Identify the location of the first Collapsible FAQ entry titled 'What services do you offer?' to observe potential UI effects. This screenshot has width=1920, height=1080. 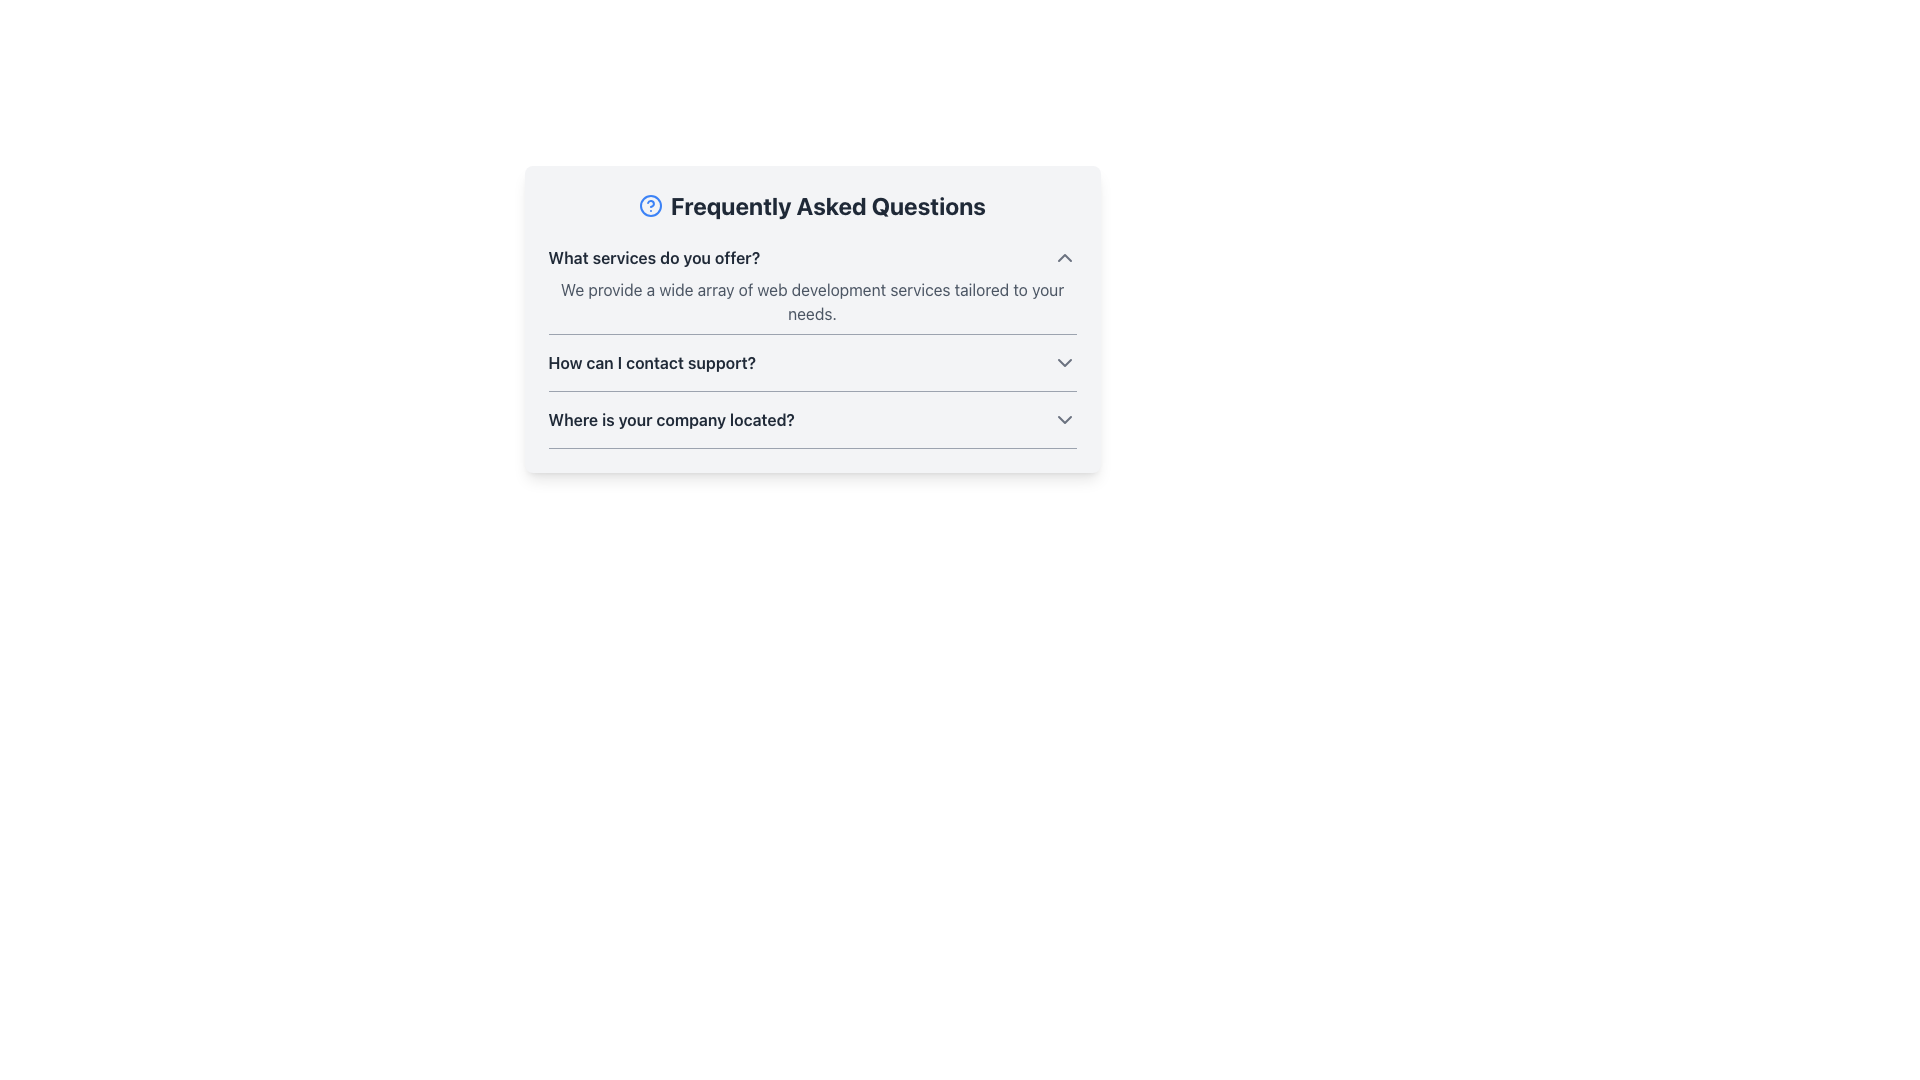
(812, 290).